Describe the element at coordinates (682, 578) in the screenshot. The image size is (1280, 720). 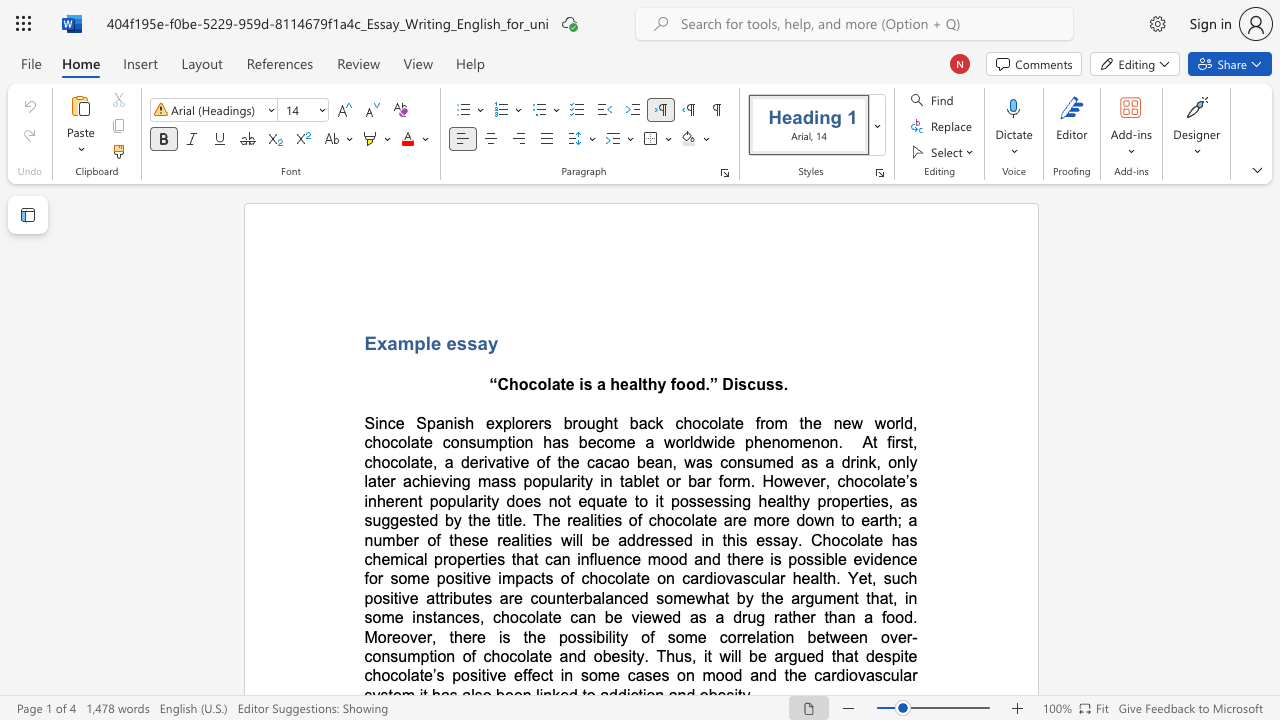
I see `the subset text "cardiovascular health. Y" within the text "for some positive impacts of chocolate on cardiovascular health. Yet, such positive attributes are counterbalanced"` at that location.